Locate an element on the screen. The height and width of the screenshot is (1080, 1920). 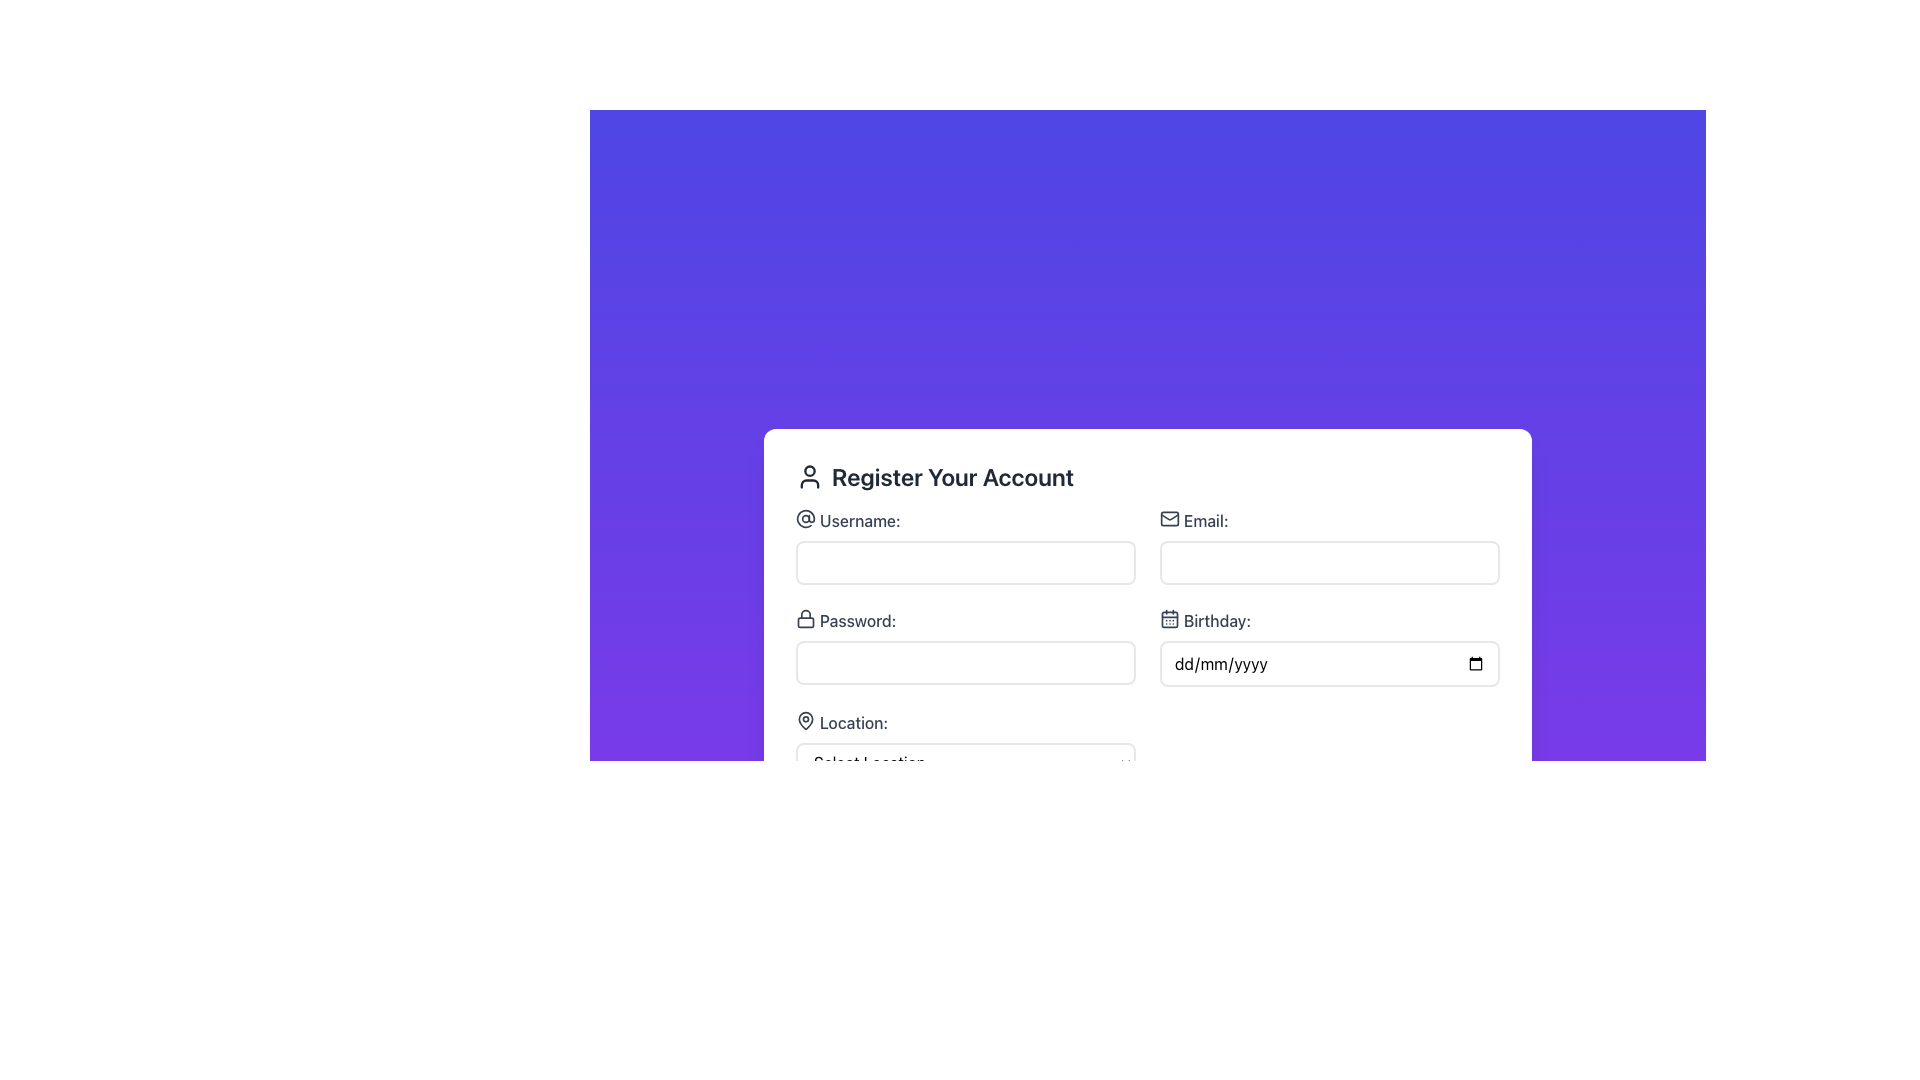
the '@' icon element associated with the 'Username' field in the registration form is located at coordinates (806, 516).